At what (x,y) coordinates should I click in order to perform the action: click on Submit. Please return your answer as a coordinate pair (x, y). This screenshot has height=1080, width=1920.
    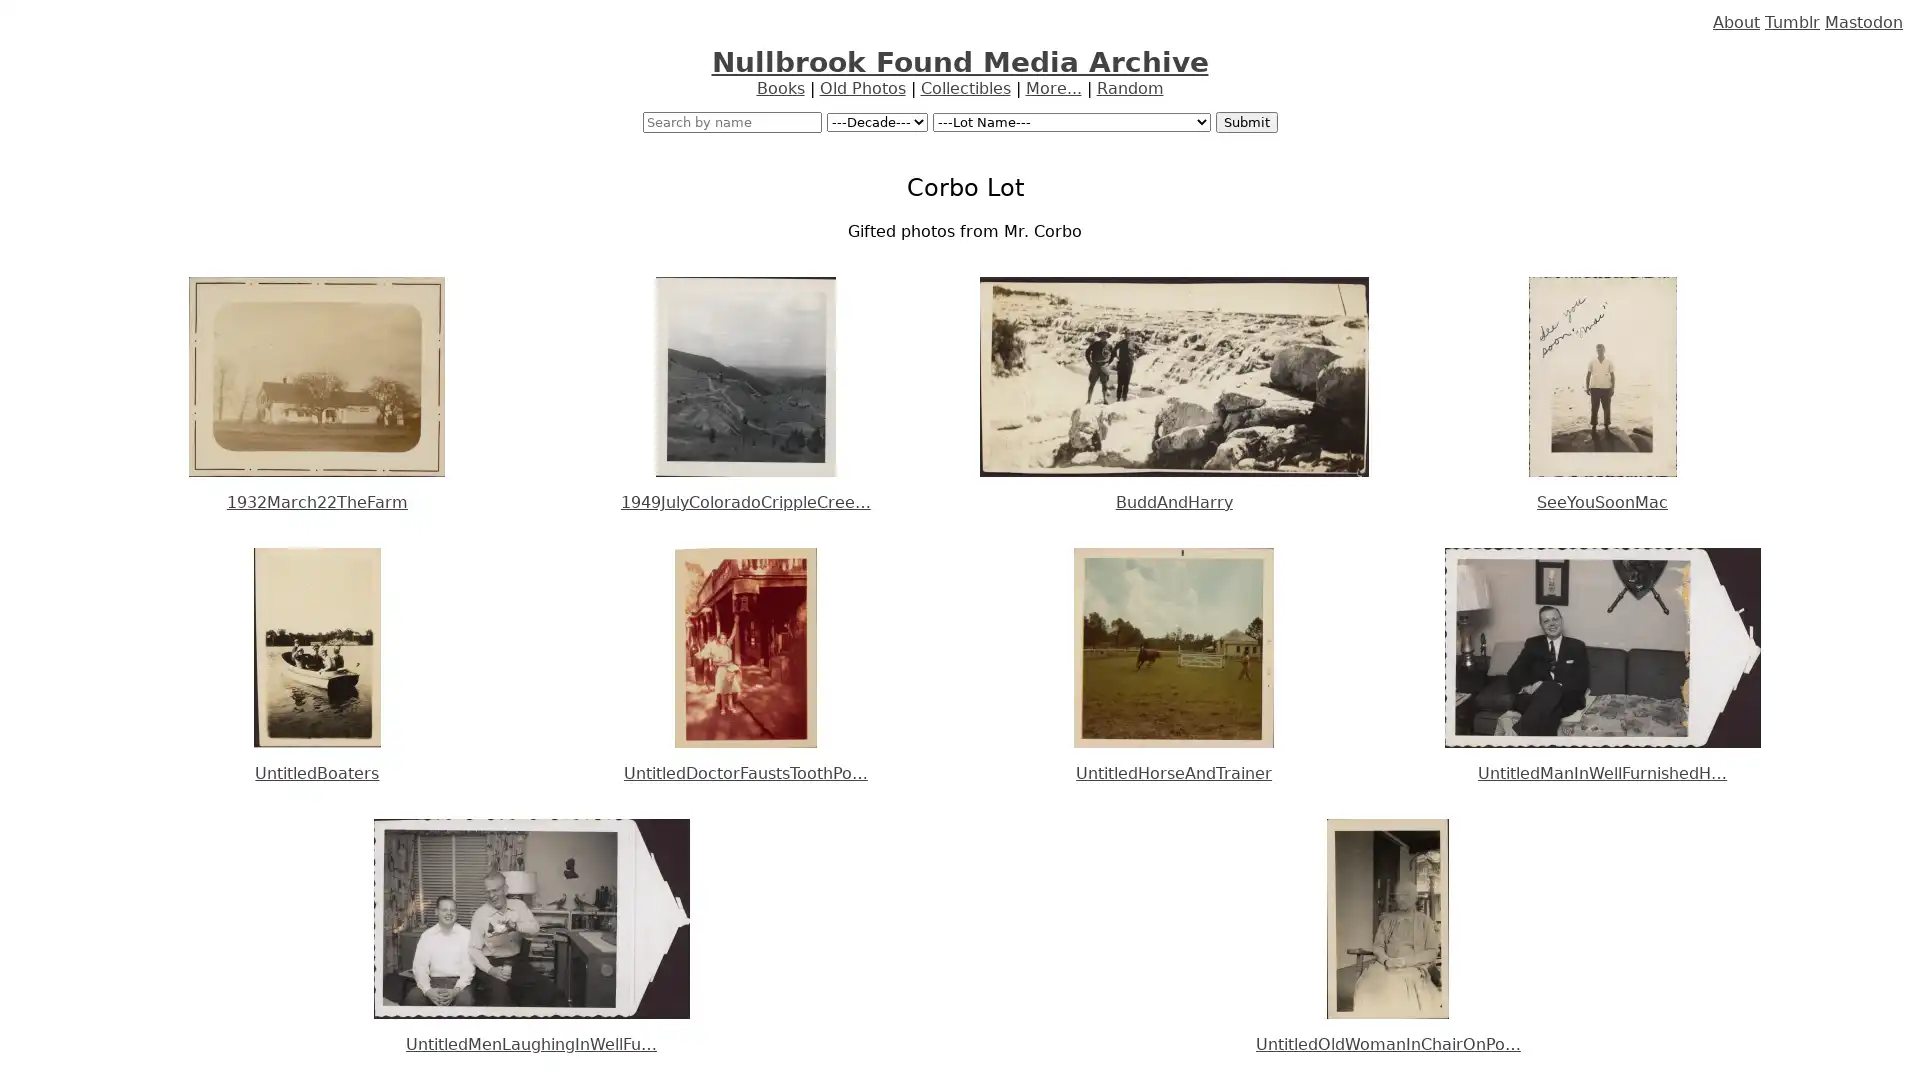
    Looking at the image, I should click on (1245, 122).